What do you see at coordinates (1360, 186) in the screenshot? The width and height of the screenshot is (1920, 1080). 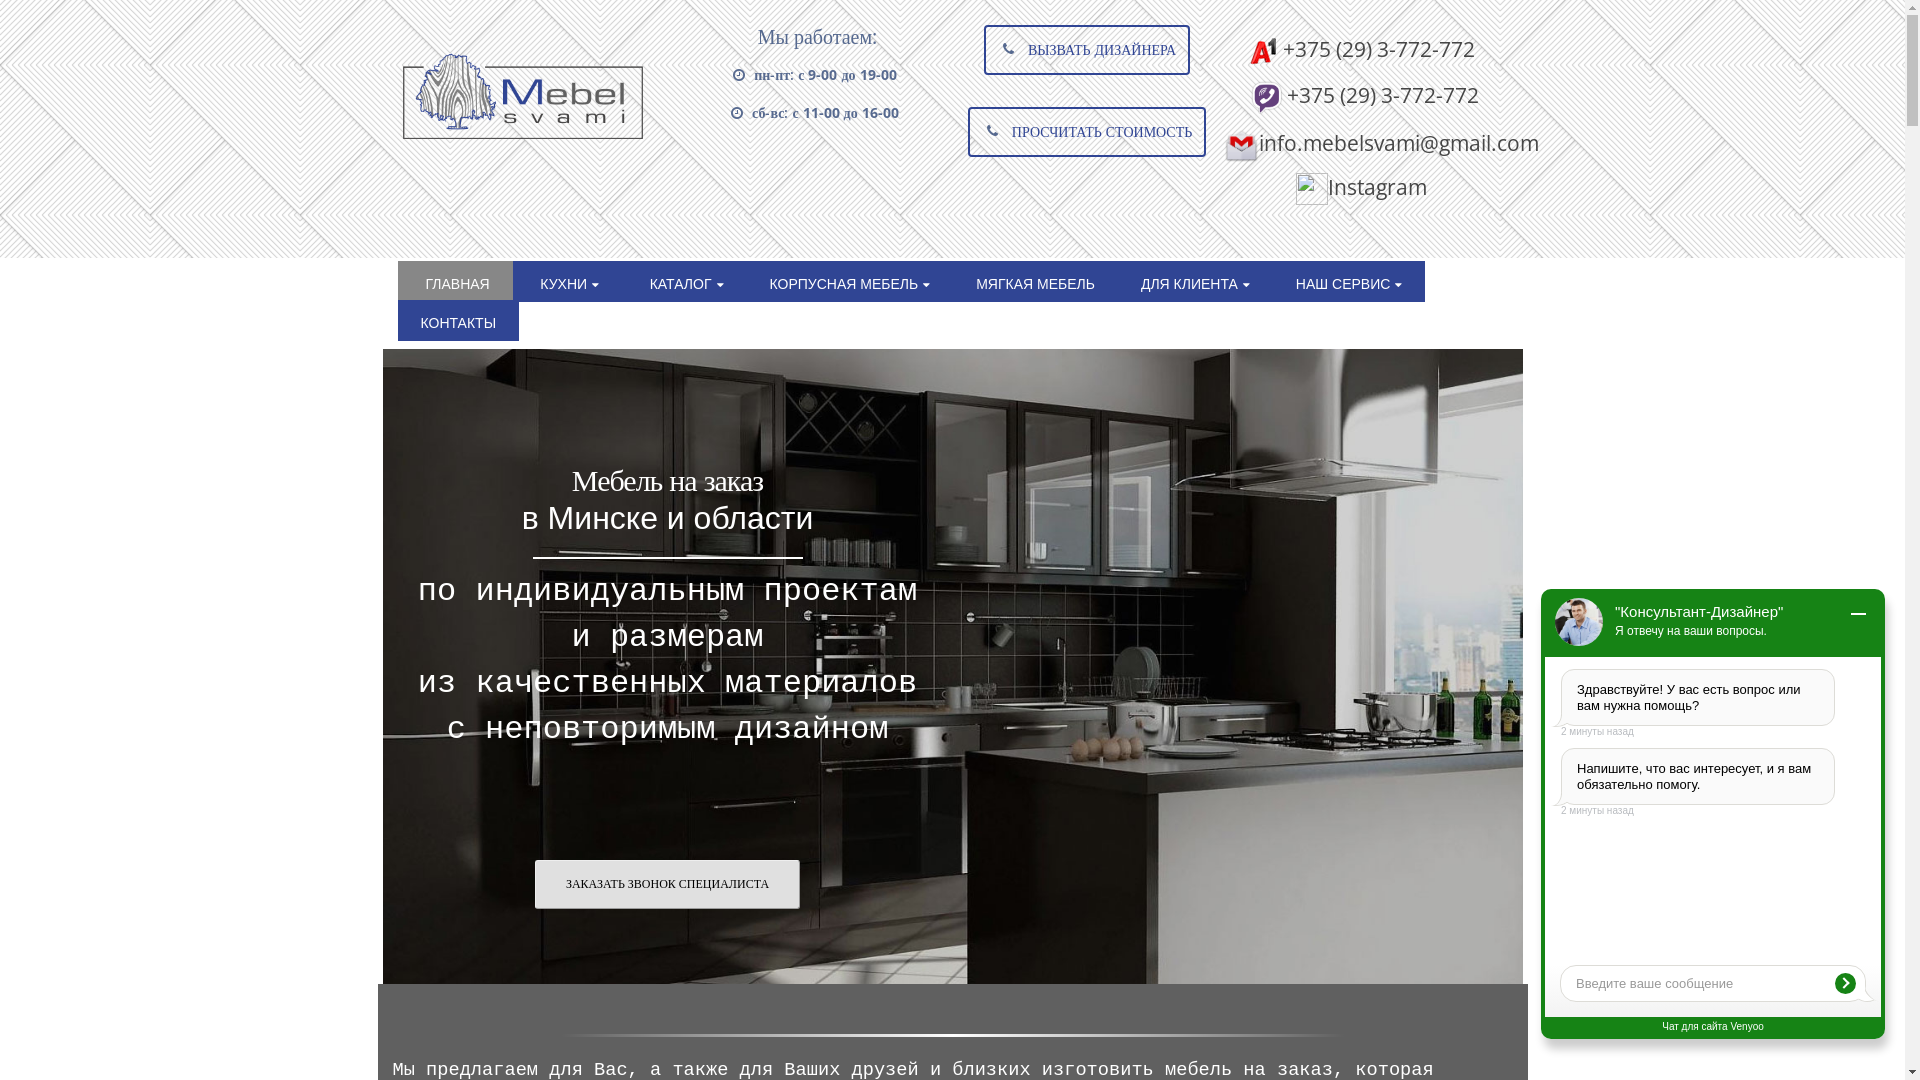 I see `'Instagram'` at bounding box center [1360, 186].